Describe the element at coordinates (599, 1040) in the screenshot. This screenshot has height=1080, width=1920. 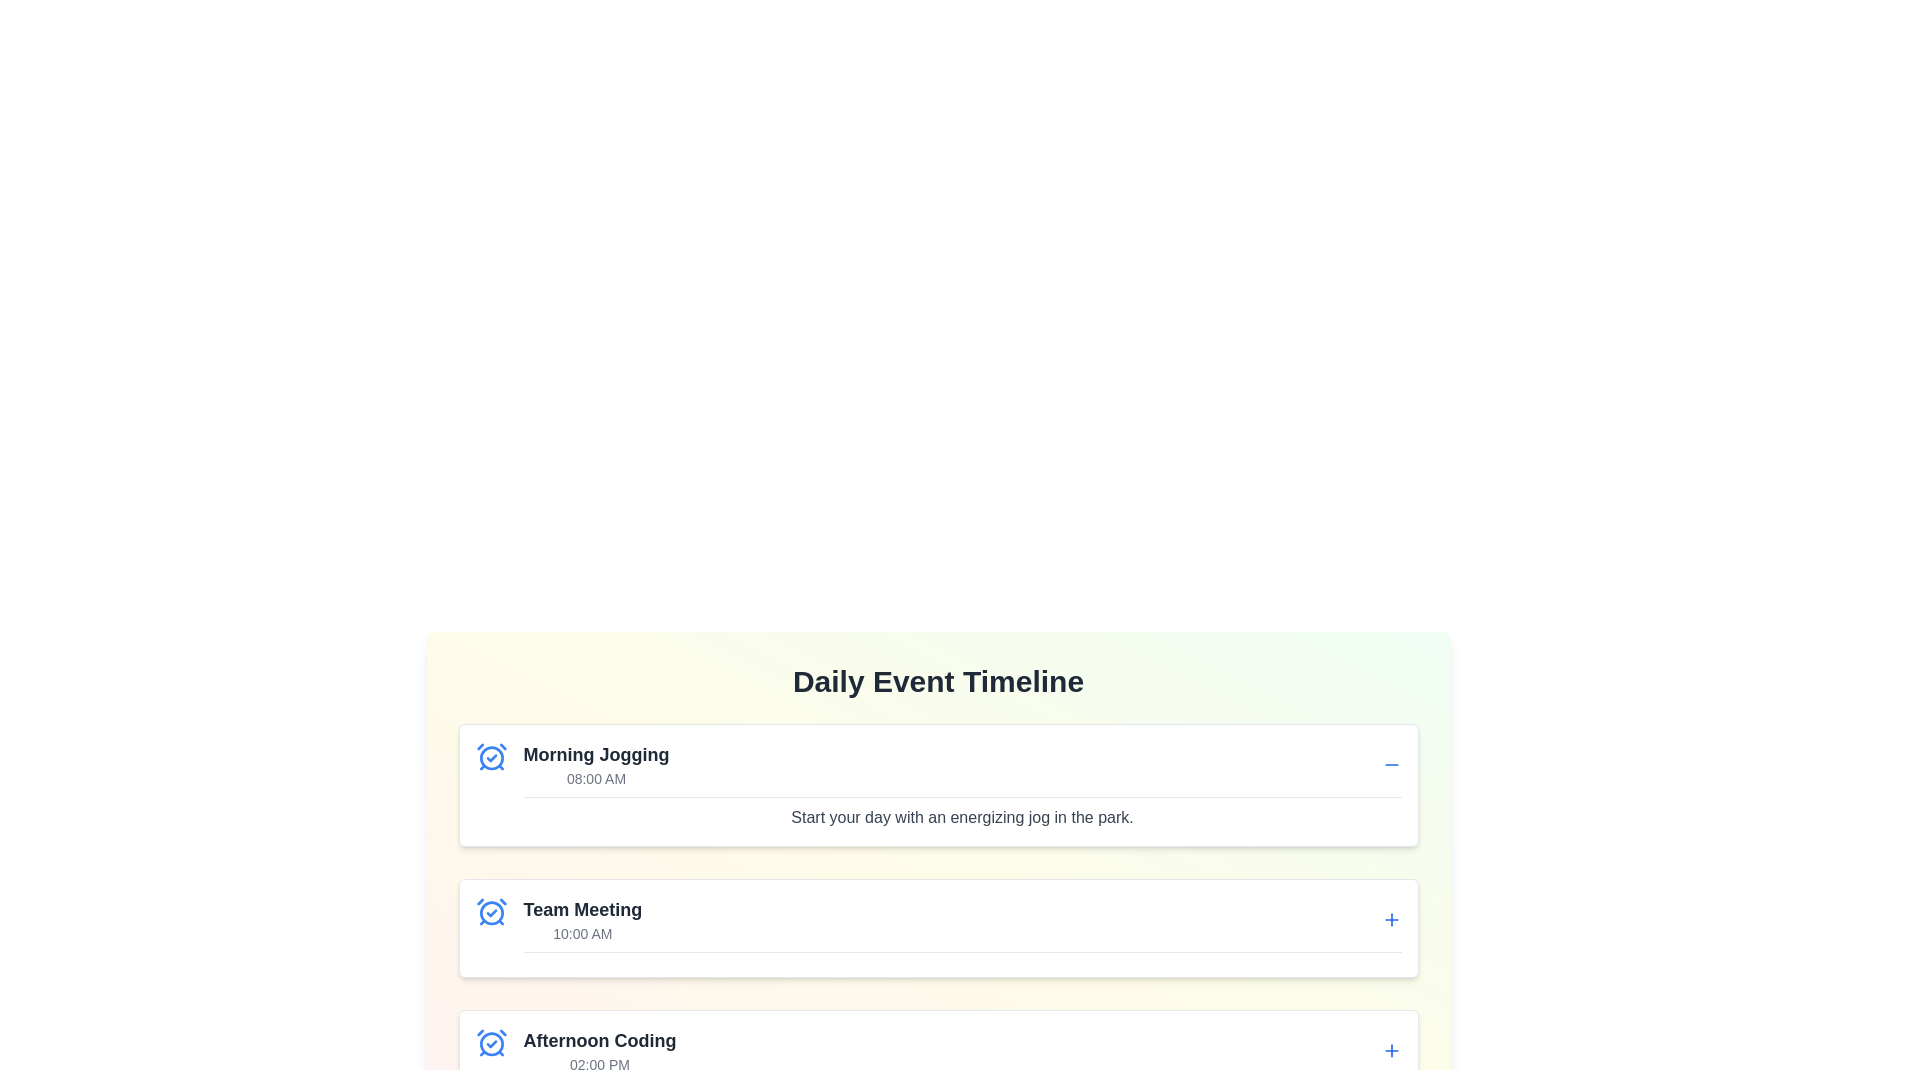
I see `the text label displaying 'Afternoon Coding' in bold, large dark gray font, located in the third section of the vertical timeline interface` at that location.